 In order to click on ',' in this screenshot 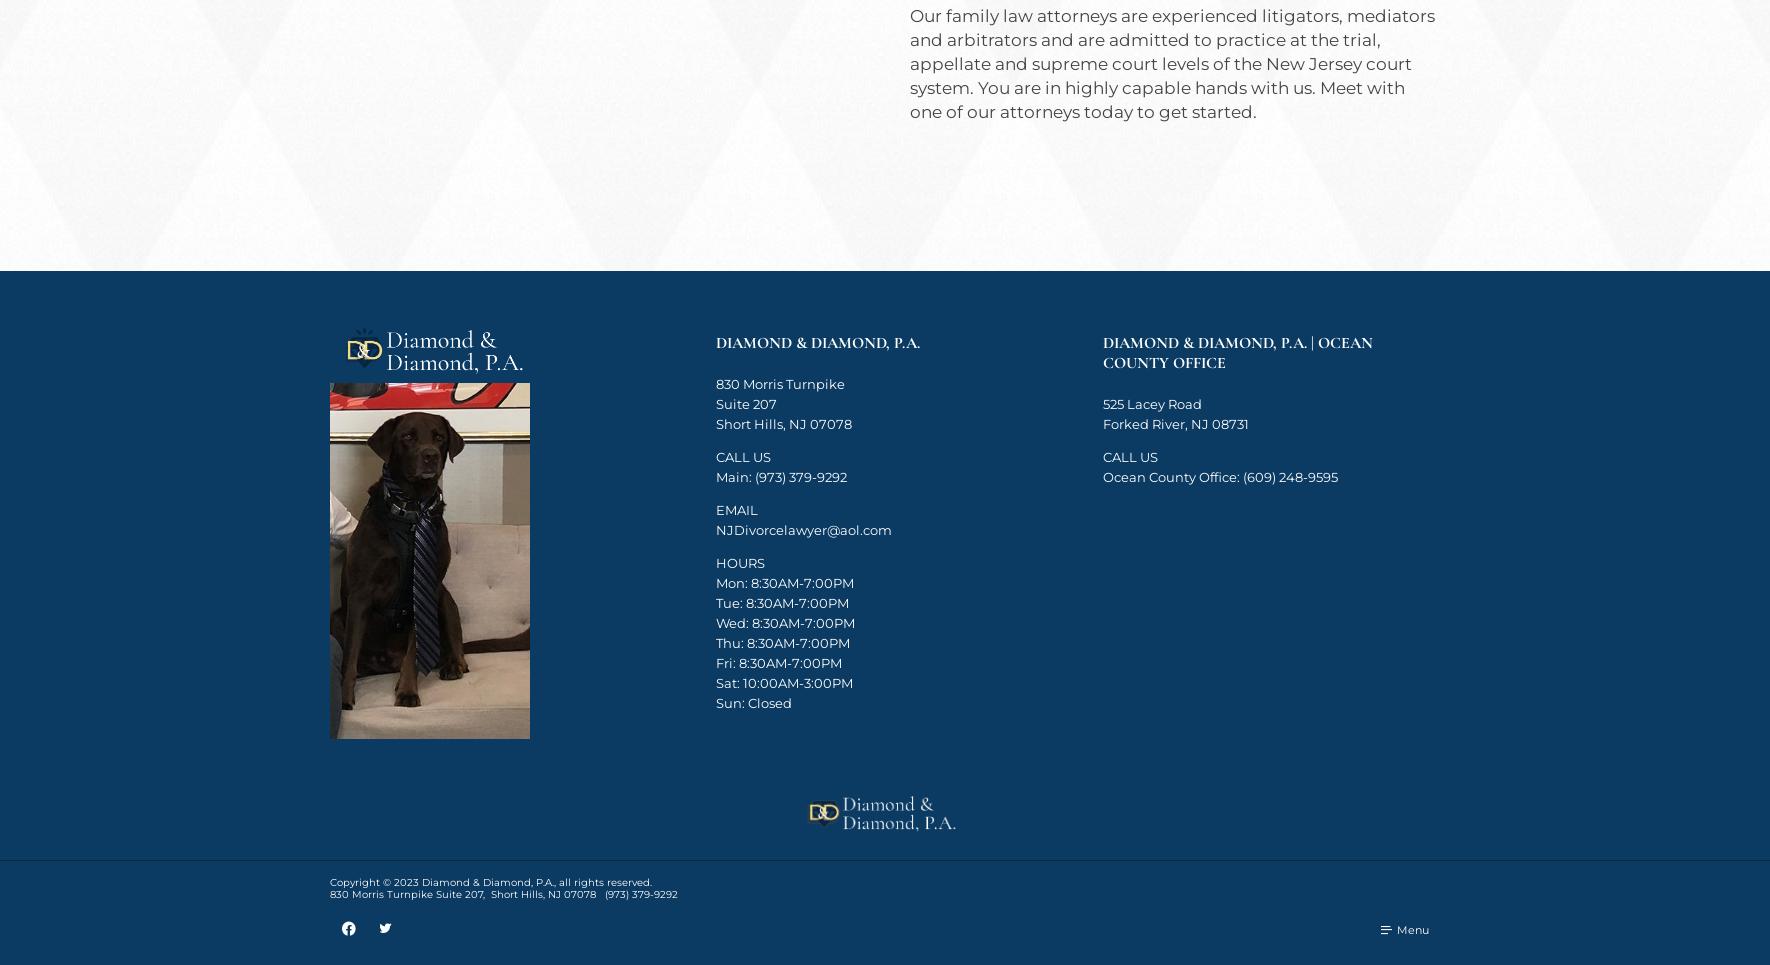, I will do `click(544, 893)`.